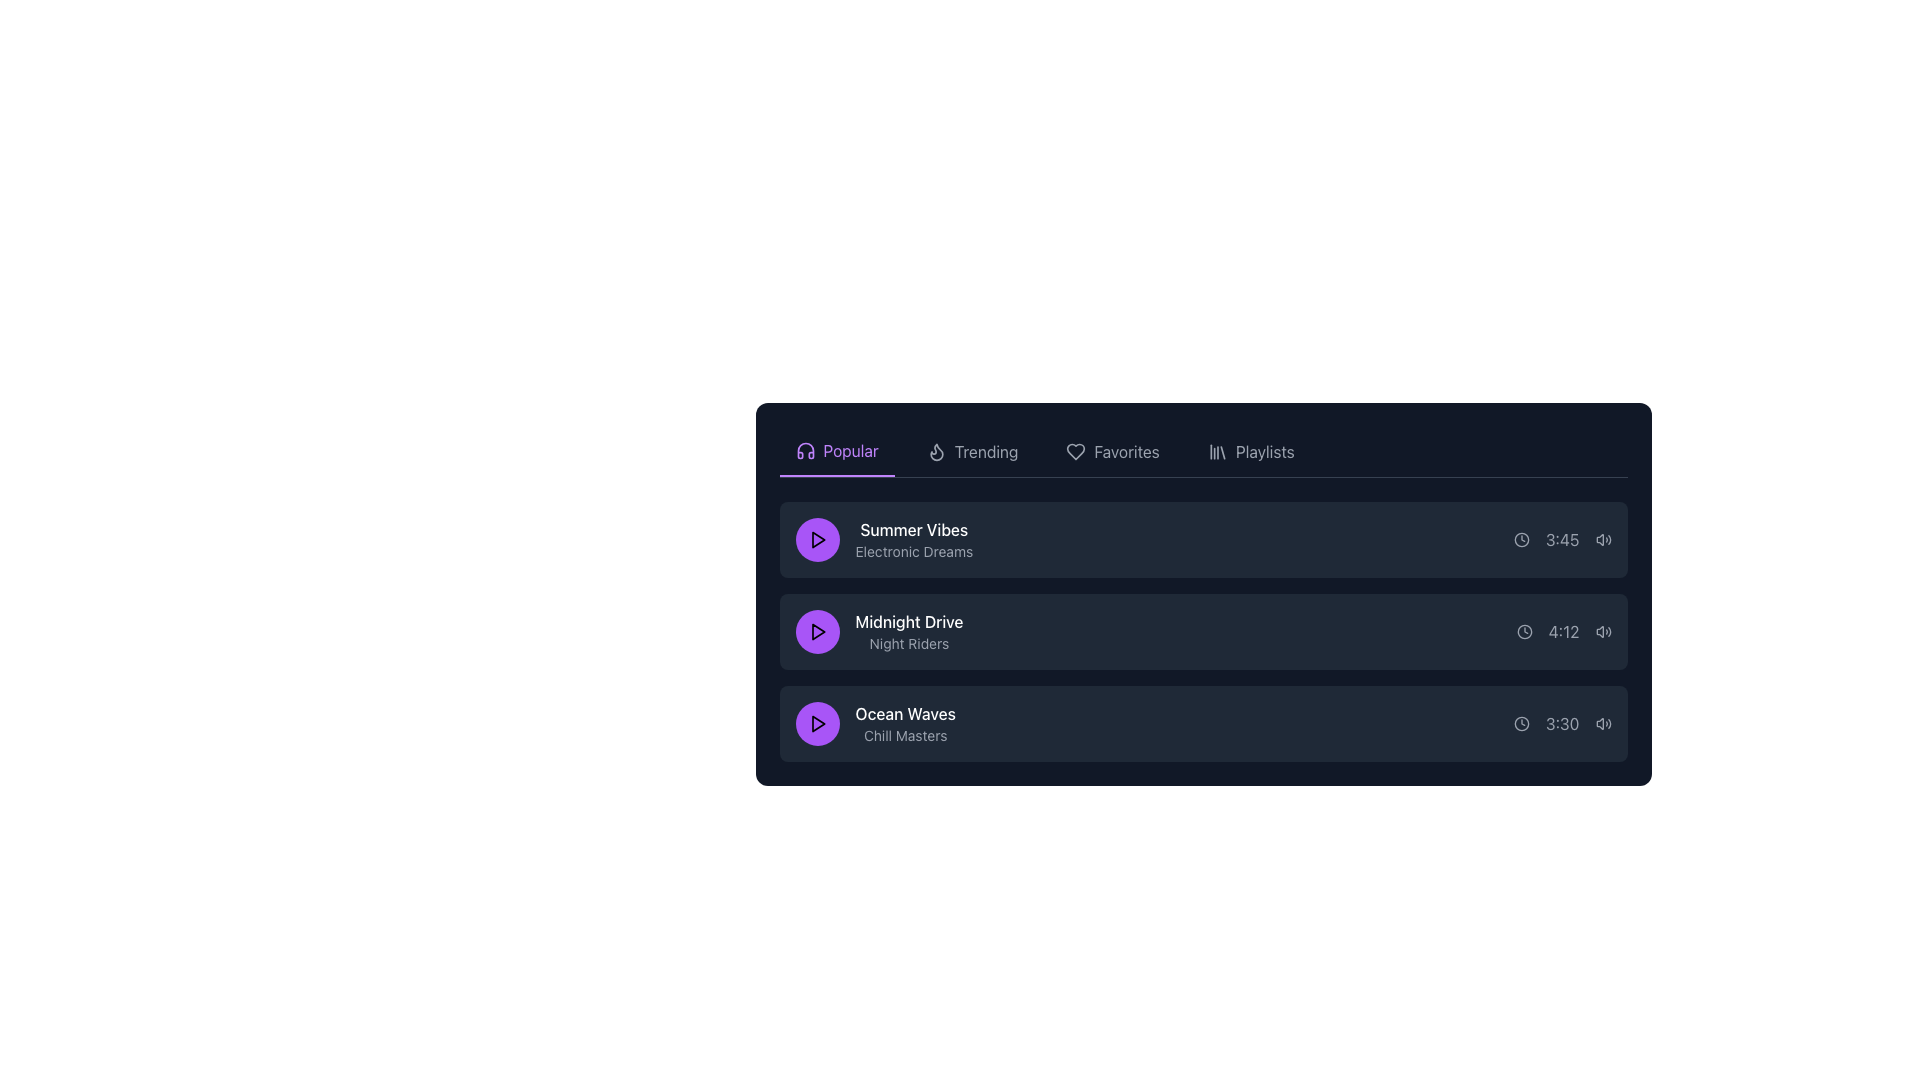 This screenshot has width=1920, height=1080. Describe the element at coordinates (935, 451) in the screenshot. I see `the 'Trending' tab icon on the top navigation bar to potentially display a tooltip` at that location.